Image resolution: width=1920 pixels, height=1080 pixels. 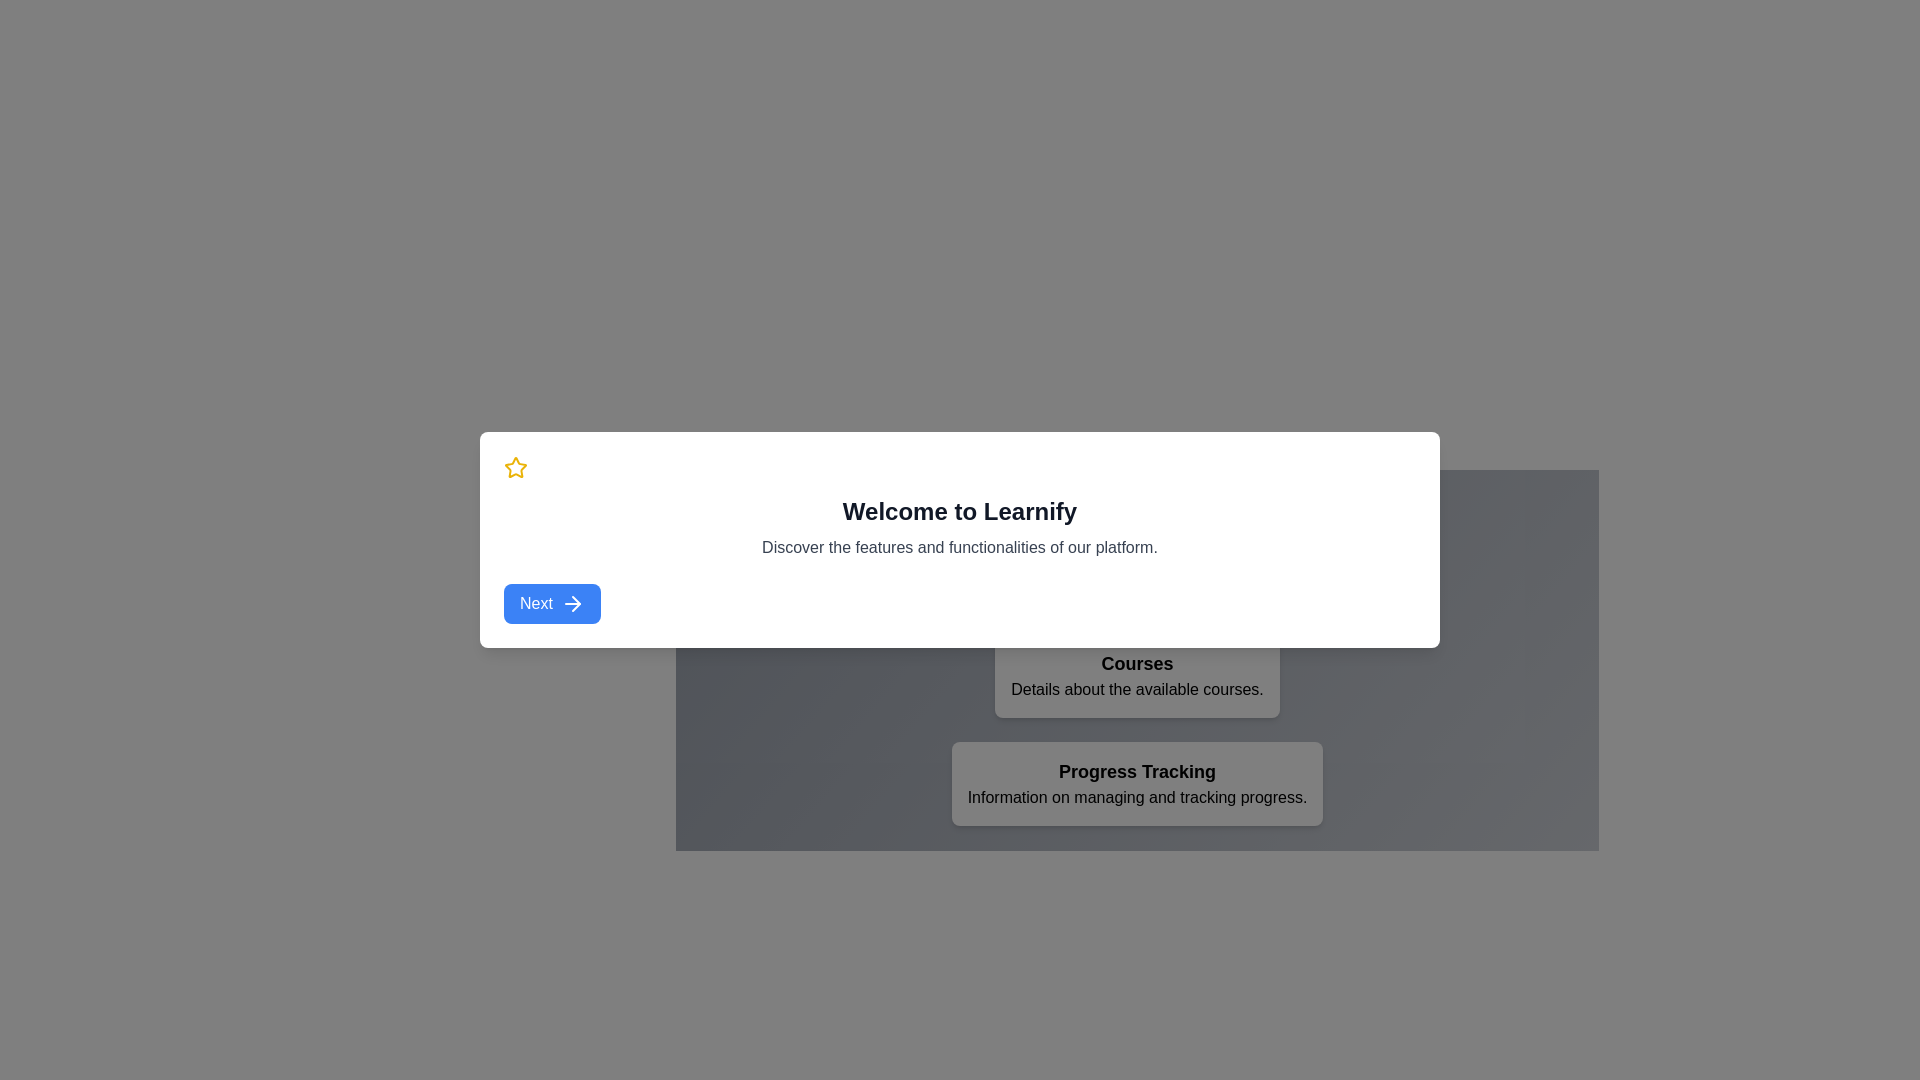 What do you see at coordinates (1137, 663) in the screenshot?
I see `title text 'Courses' which is displayed in a bold and uppercase font style, centrally aligned within a white card with rounded corners located at the center-bottom part of the interface` at bounding box center [1137, 663].